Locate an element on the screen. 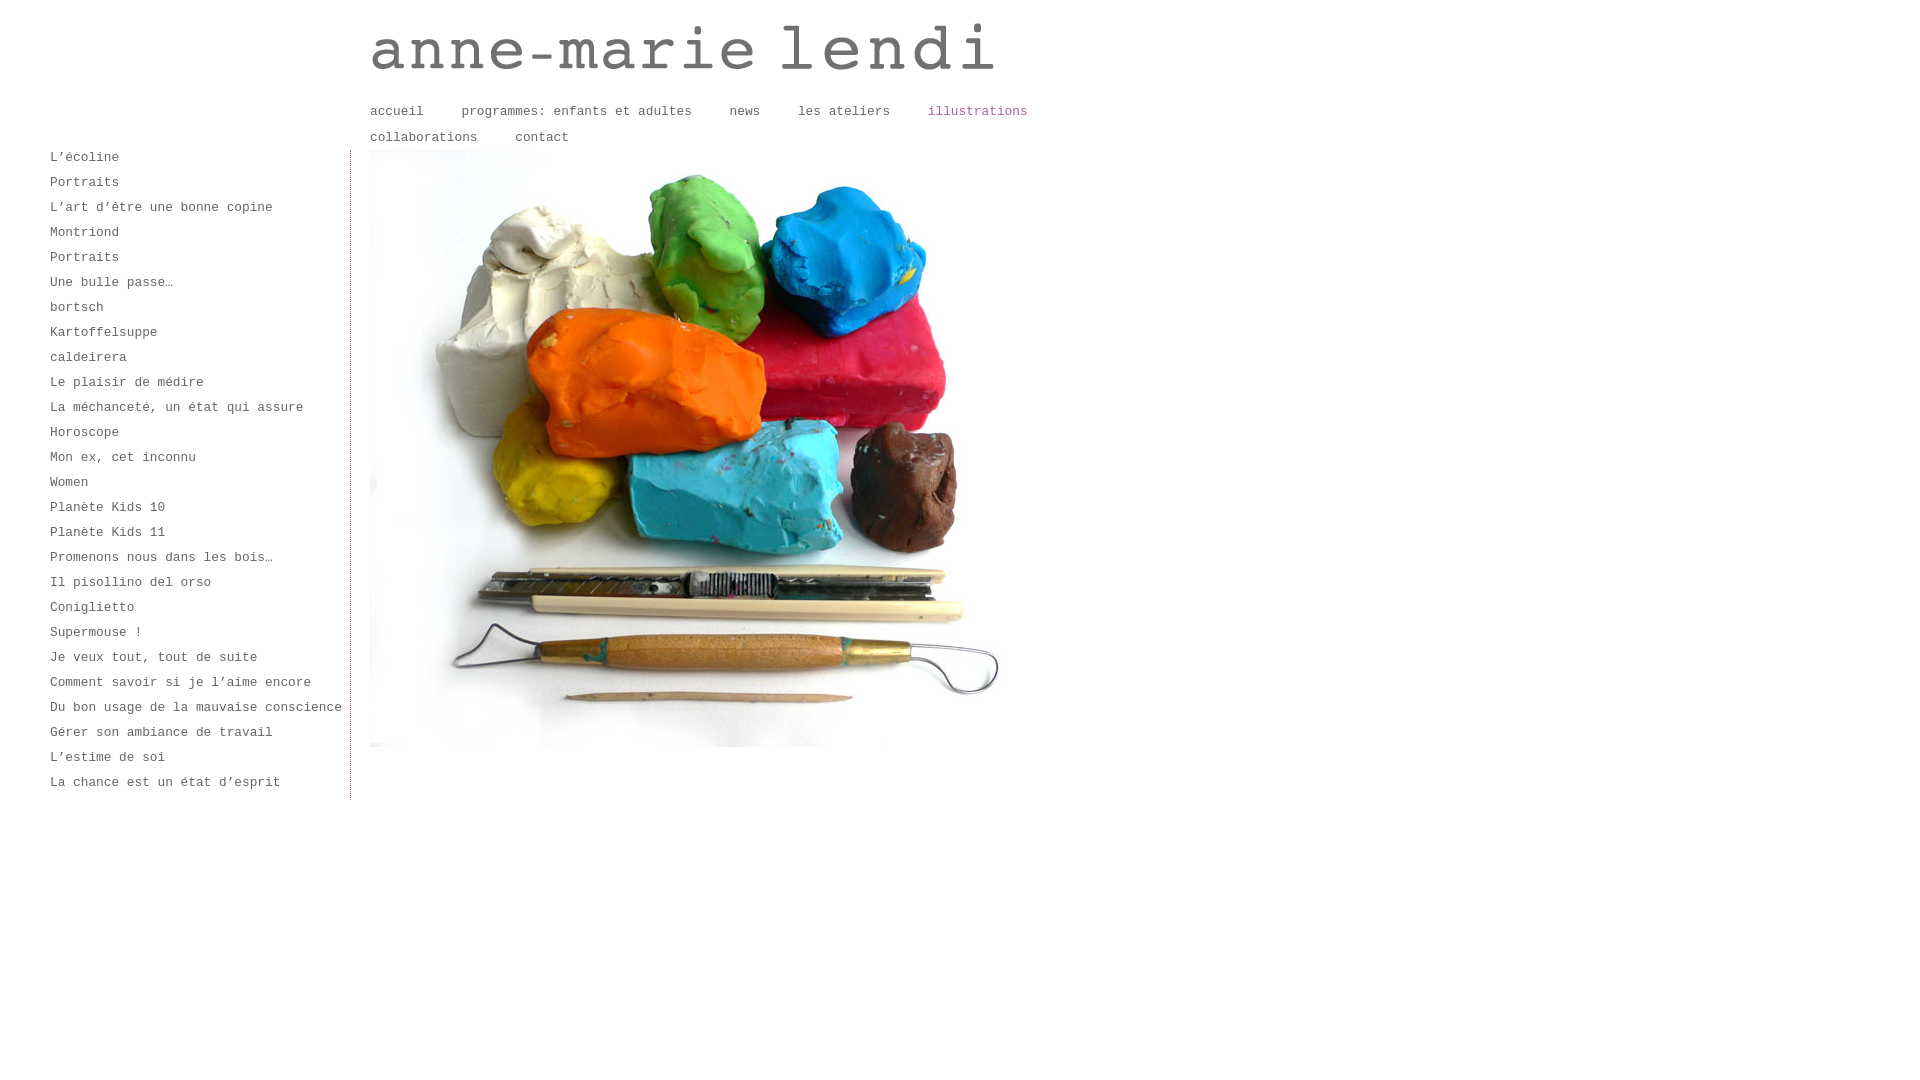  'accueil' is located at coordinates (397, 111).